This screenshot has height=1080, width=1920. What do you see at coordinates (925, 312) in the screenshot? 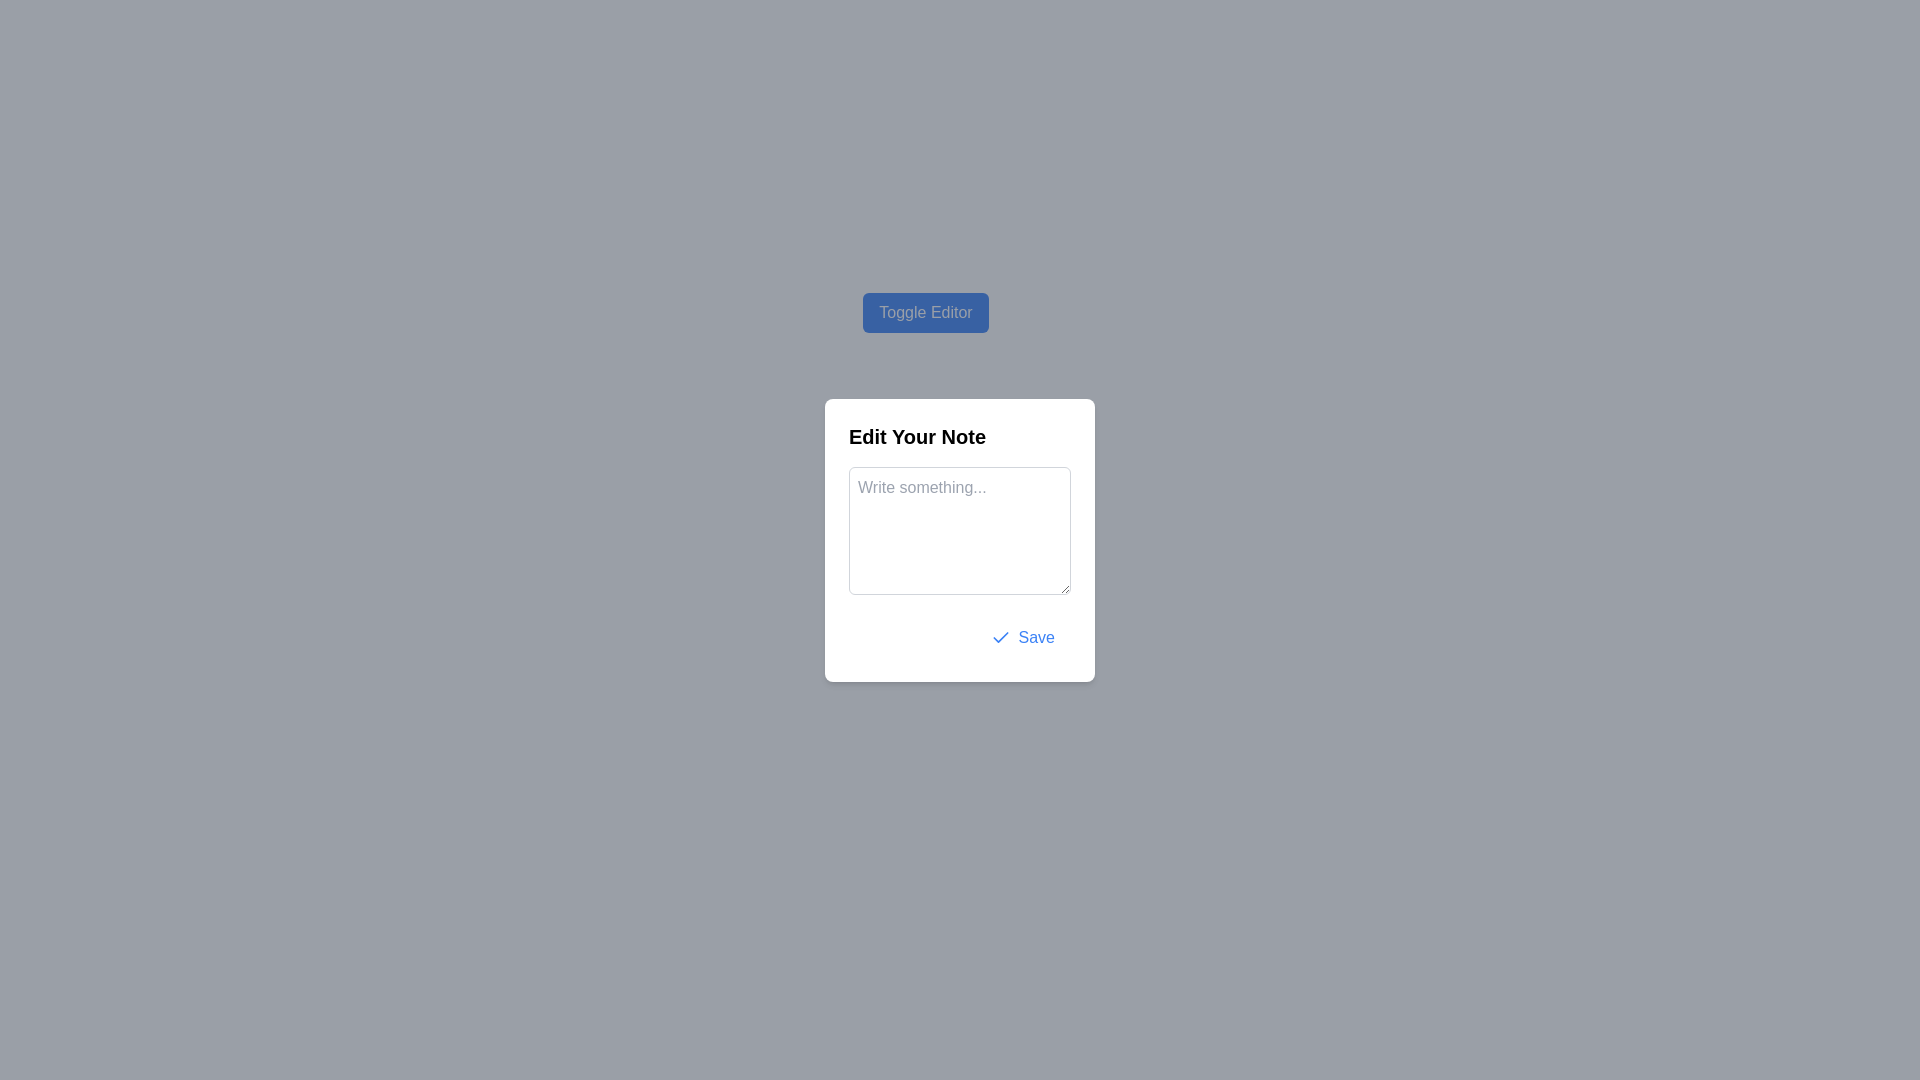
I see `the button that toggles the visibility or state of the editor located just above the 'Edit Your Note' form` at bounding box center [925, 312].